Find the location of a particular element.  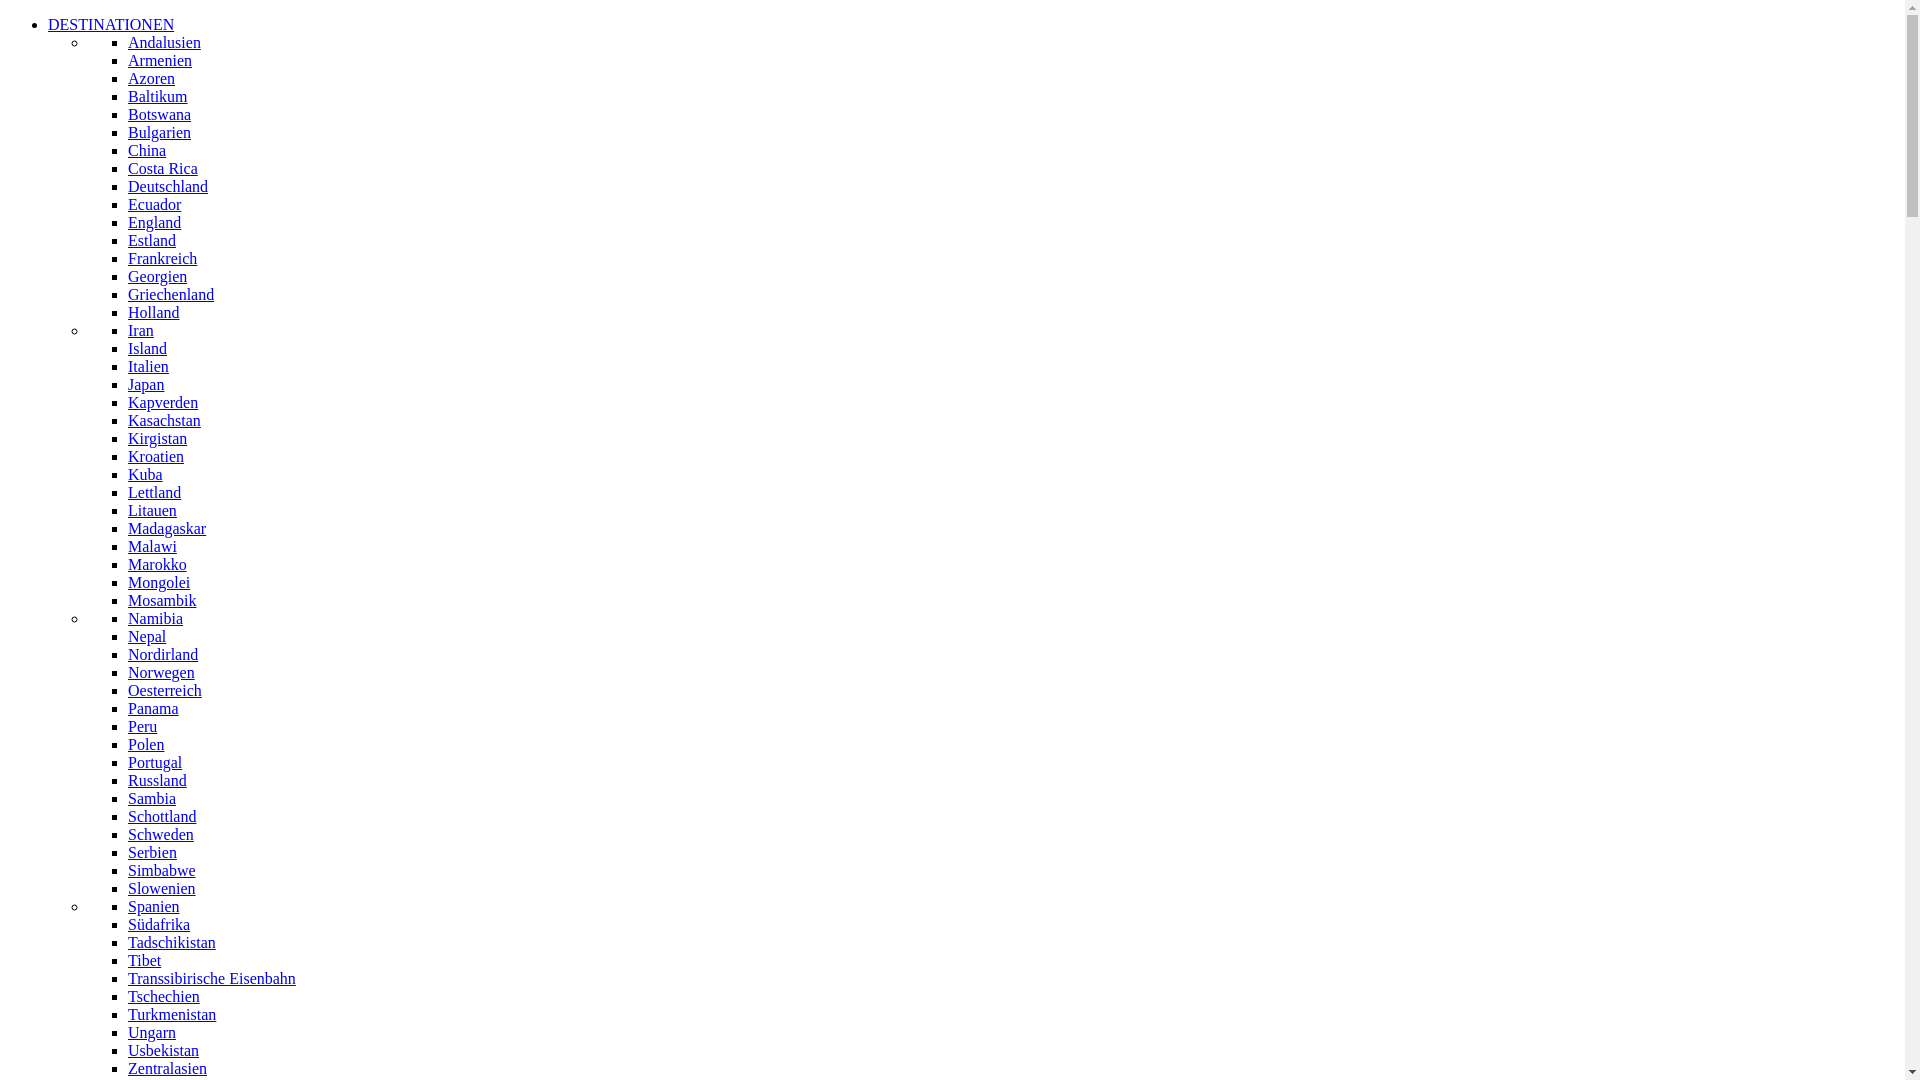

'Russland' is located at coordinates (156, 779).